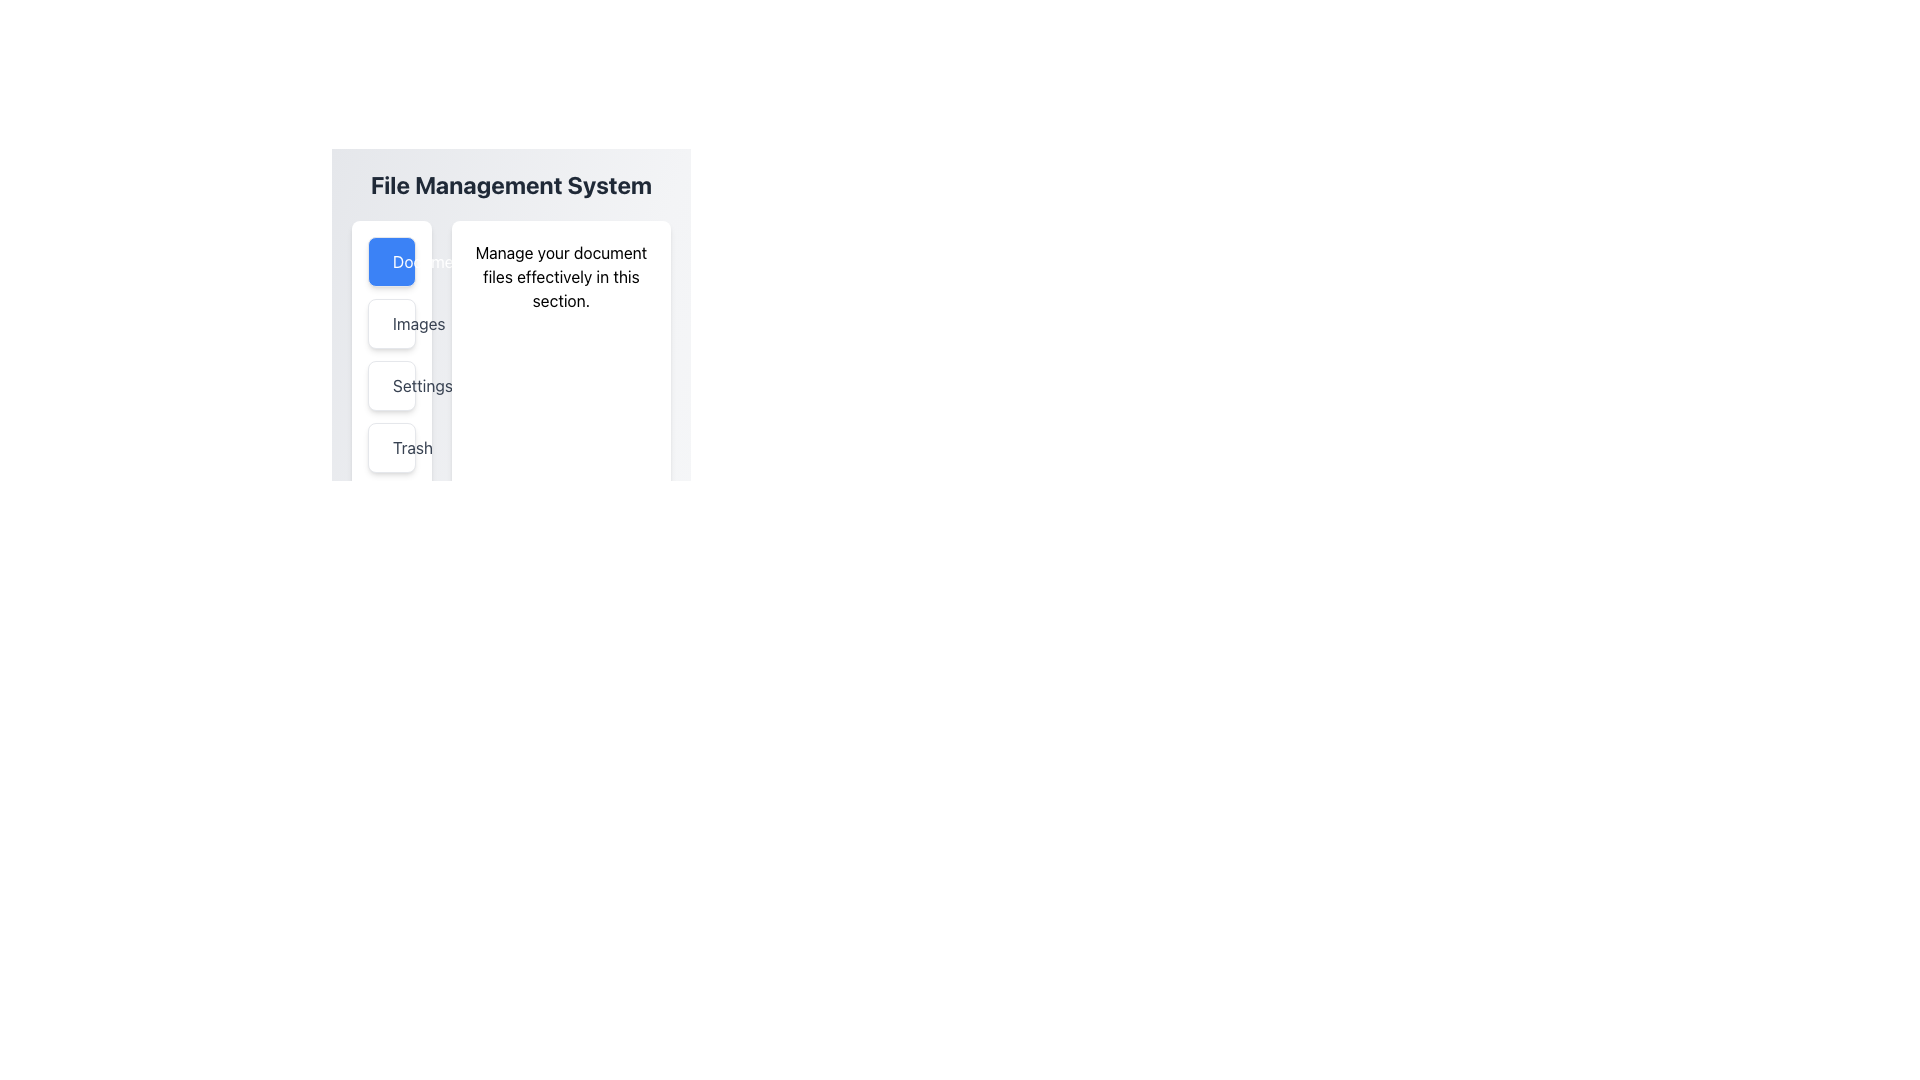 The image size is (1920, 1080). What do you see at coordinates (393, 450) in the screenshot?
I see `the trash can icon in the vertical navigation bar on the left side of the interface to initiate a delete action` at bounding box center [393, 450].